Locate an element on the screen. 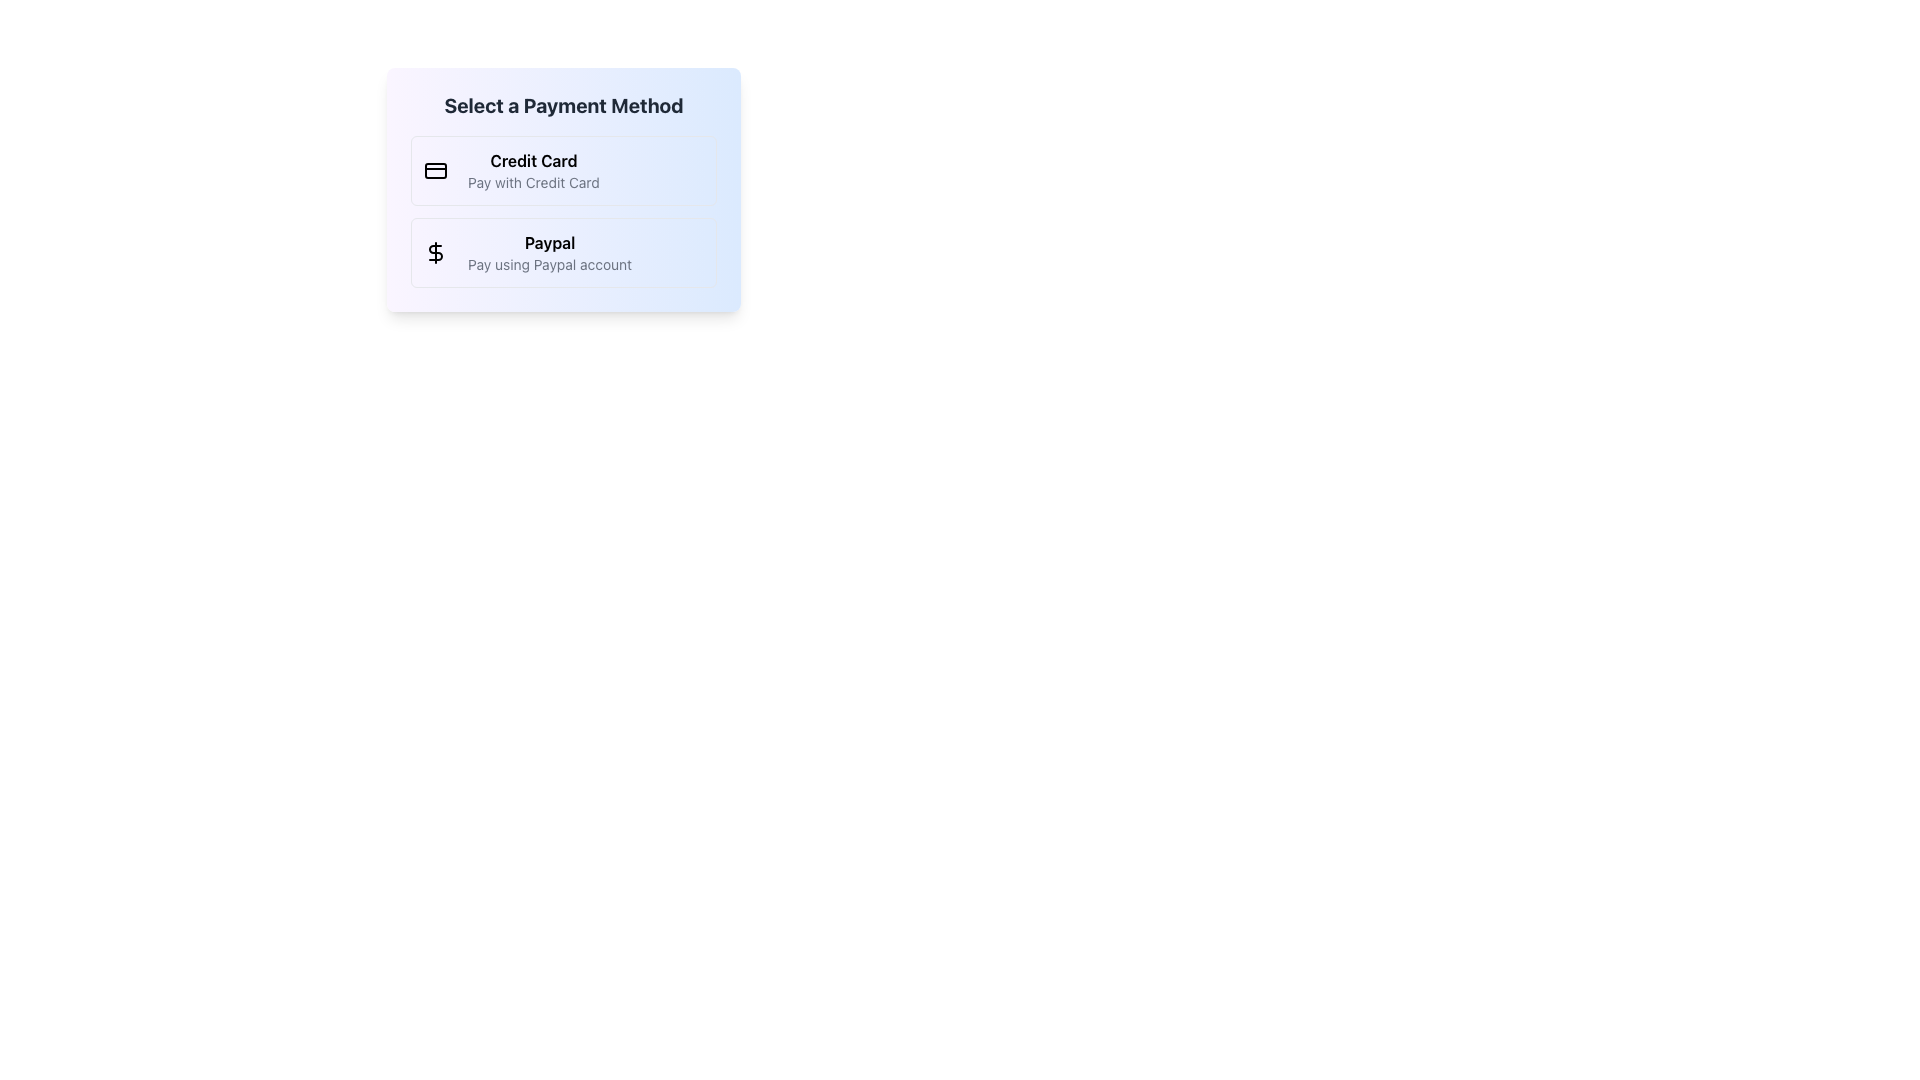 The width and height of the screenshot is (1920, 1080). the bold text label 'Paypal' located in the payment selection interface, which is positioned below the 'Select a Payment Method' heading and adjacent to the dollar icon is located at coordinates (550, 242).